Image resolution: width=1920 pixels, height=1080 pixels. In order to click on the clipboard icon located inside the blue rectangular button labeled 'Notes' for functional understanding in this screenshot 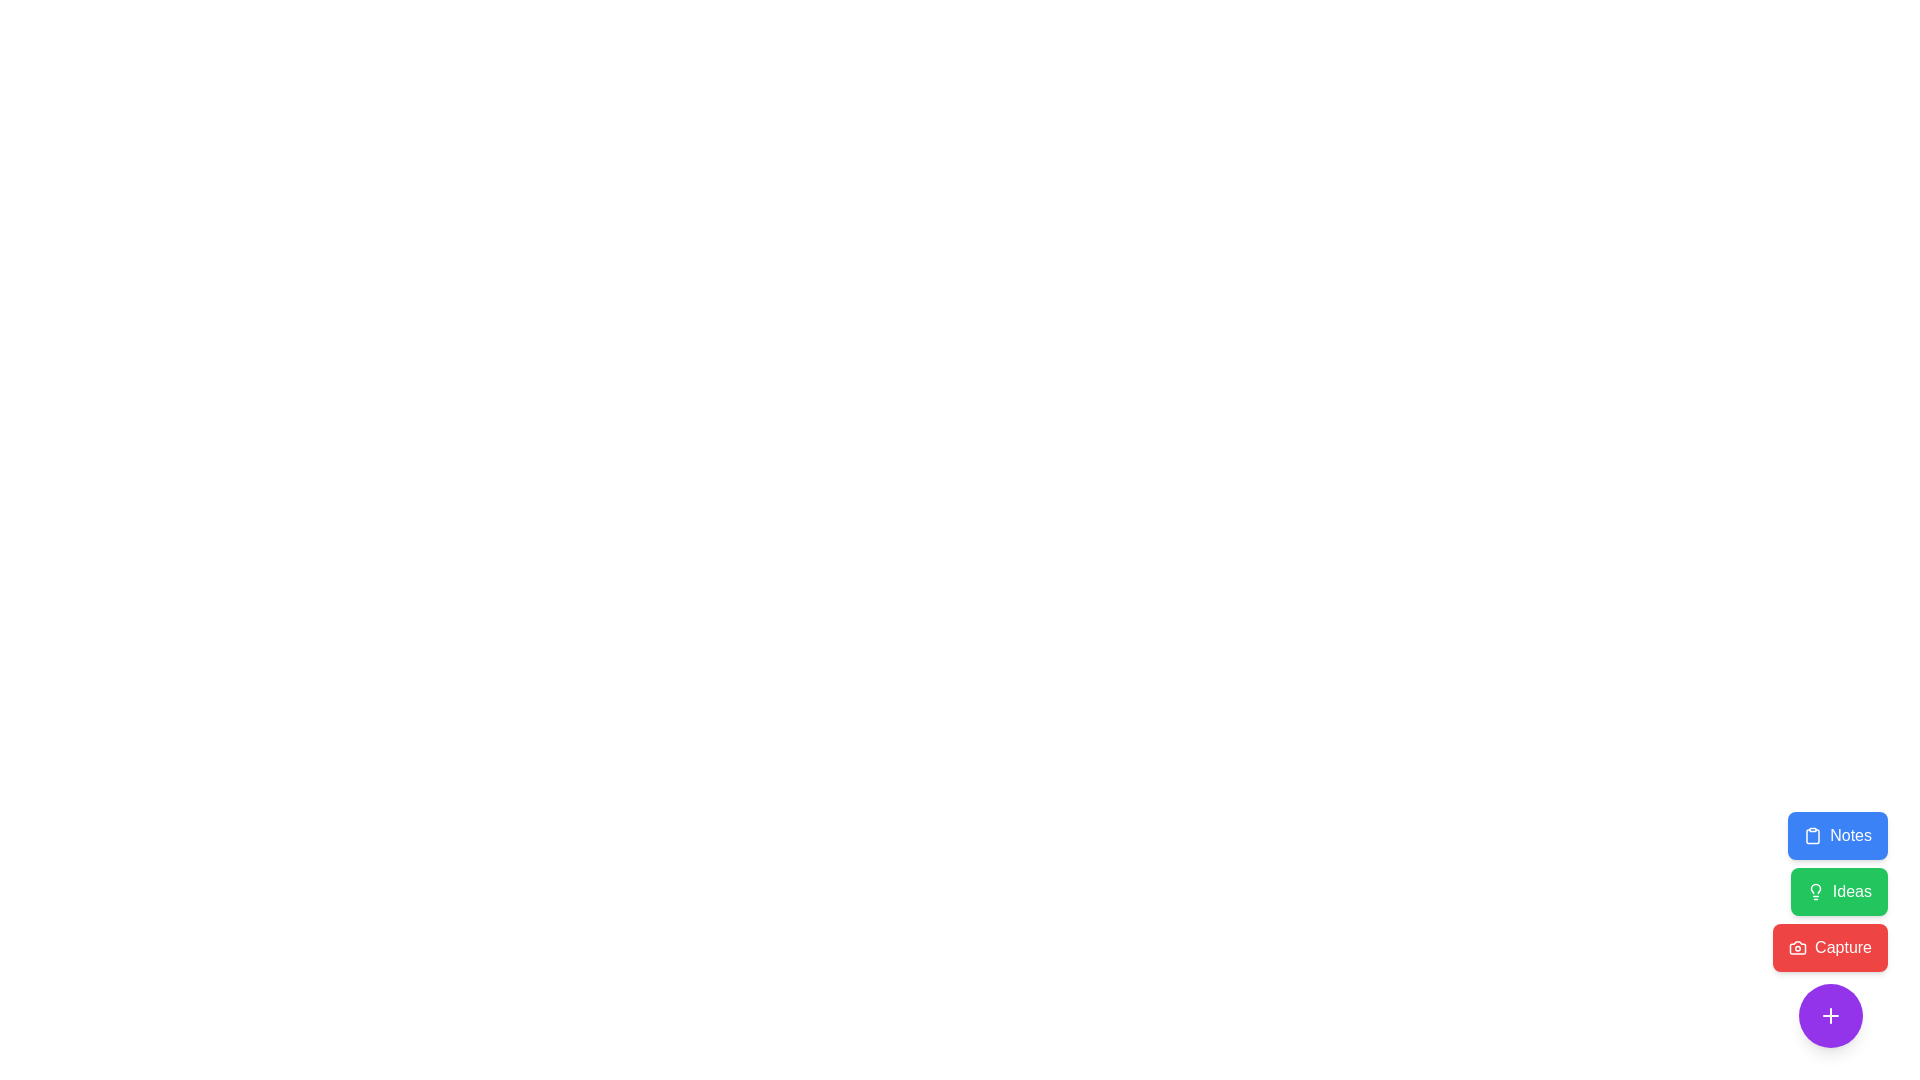, I will do `click(1813, 836)`.